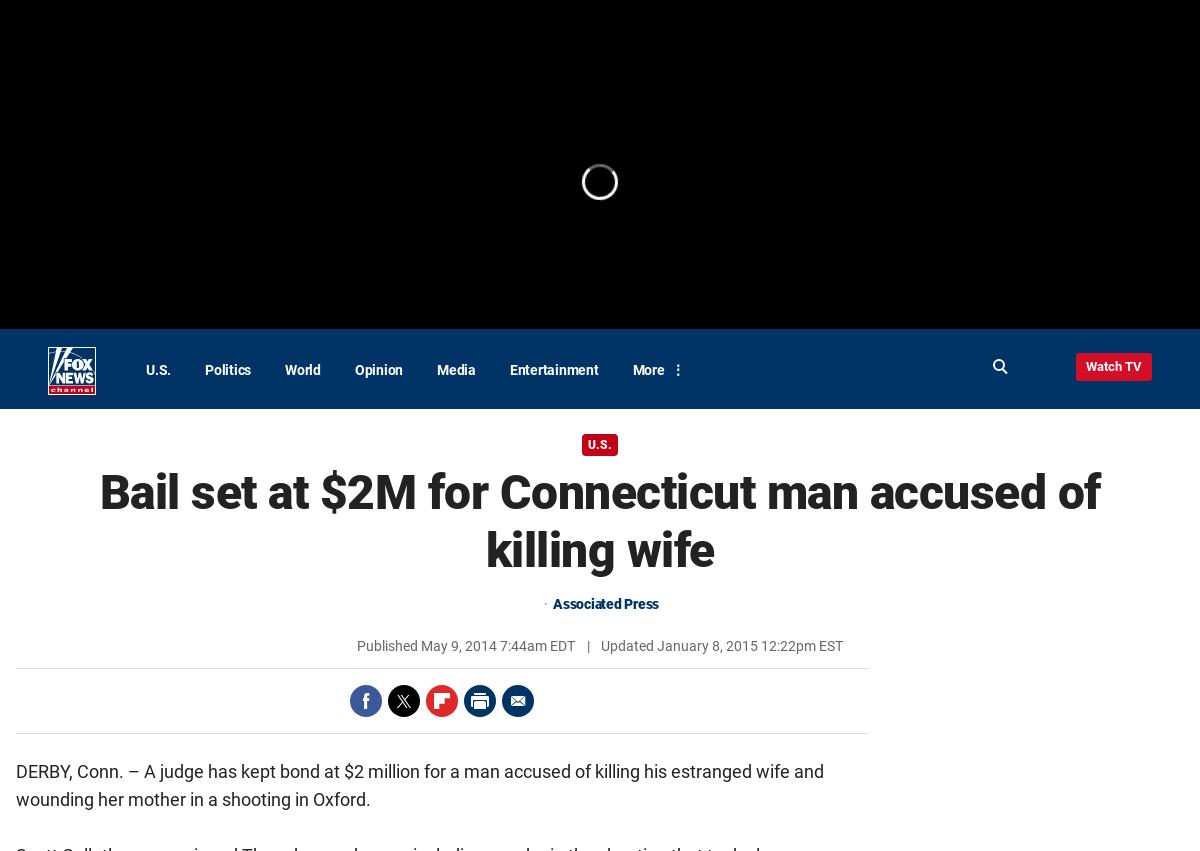 The width and height of the screenshot is (1200, 851). What do you see at coordinates (598, 521) in the screenshot?
I see `'Bail set at $2M for Connecticut man accused of killing wife'` at bounding box center [598, 521].